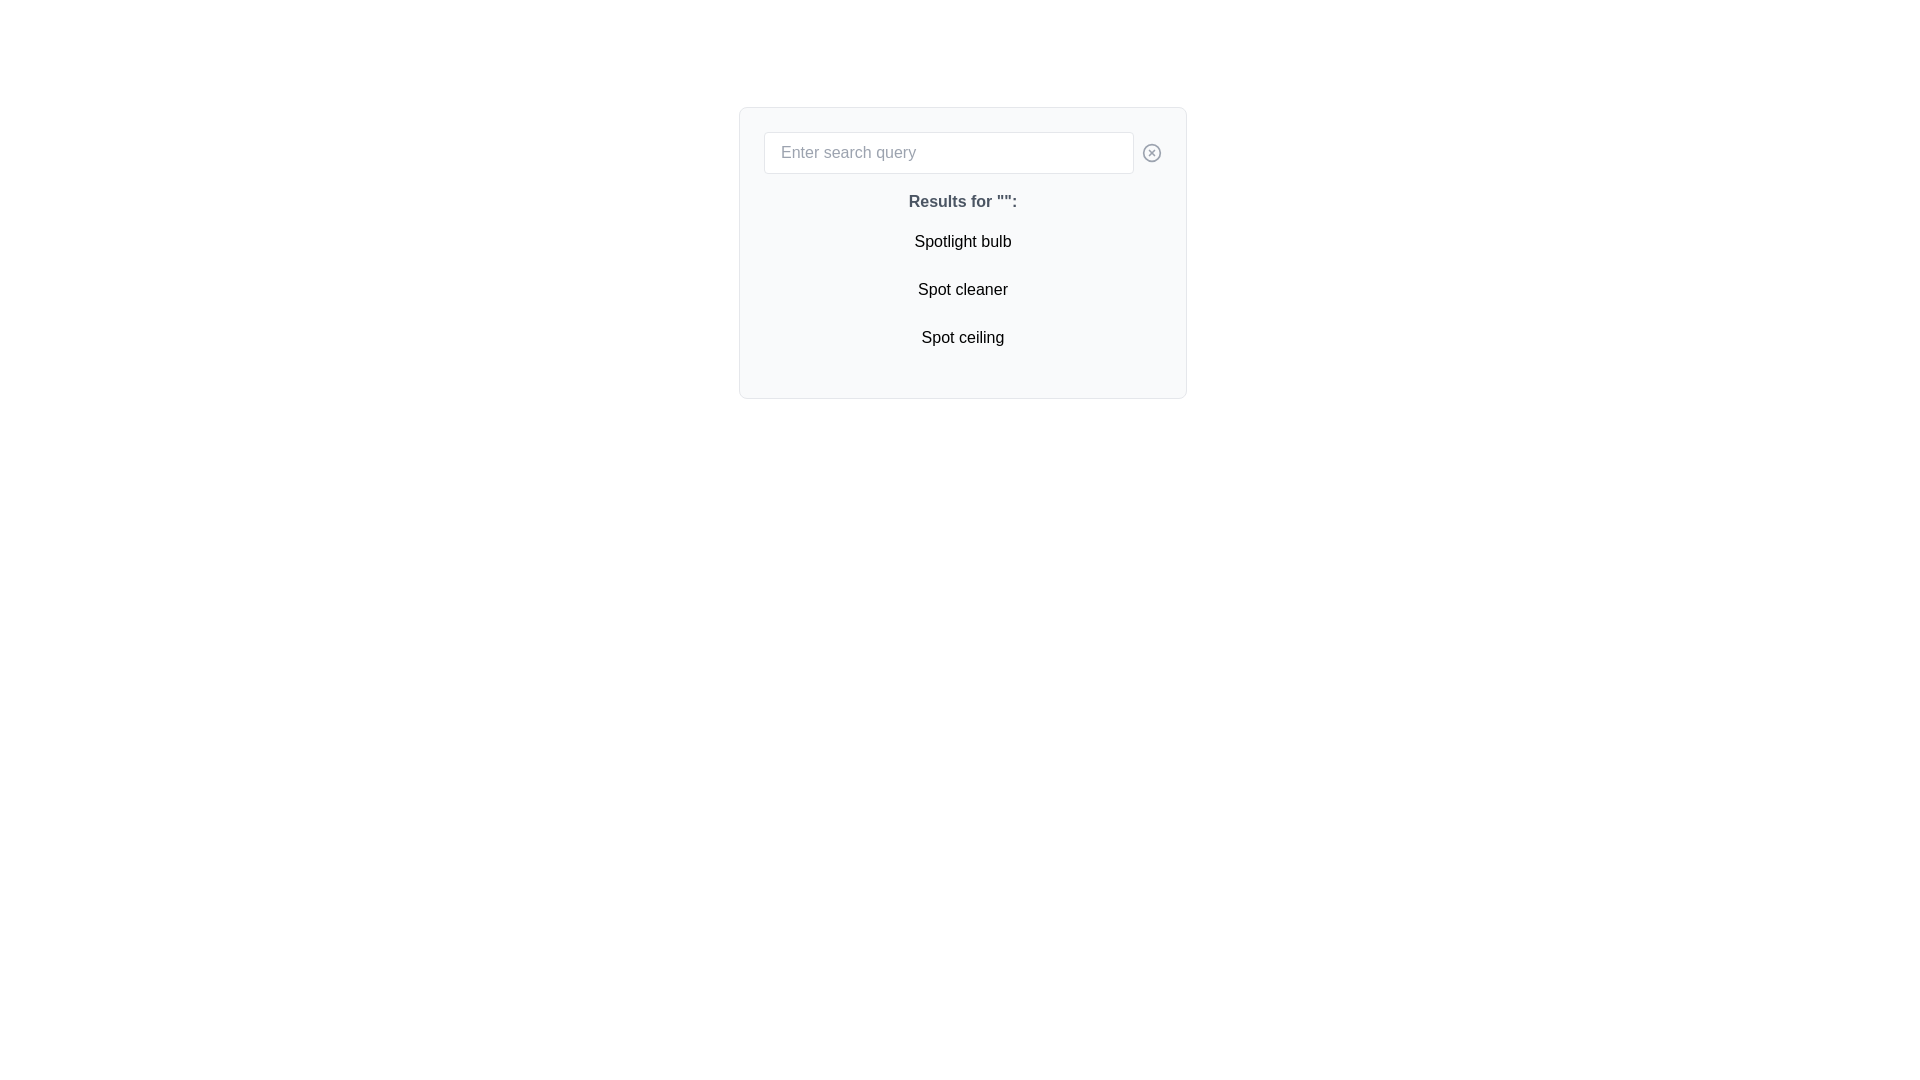  What do you see at coordinates (958, 240) in the screenshot?
I see `character 'g' from the text 'Spotlight bulb' displayed in the first item of the vertically oriented list below the search input box` at bounding box center [958, 240].